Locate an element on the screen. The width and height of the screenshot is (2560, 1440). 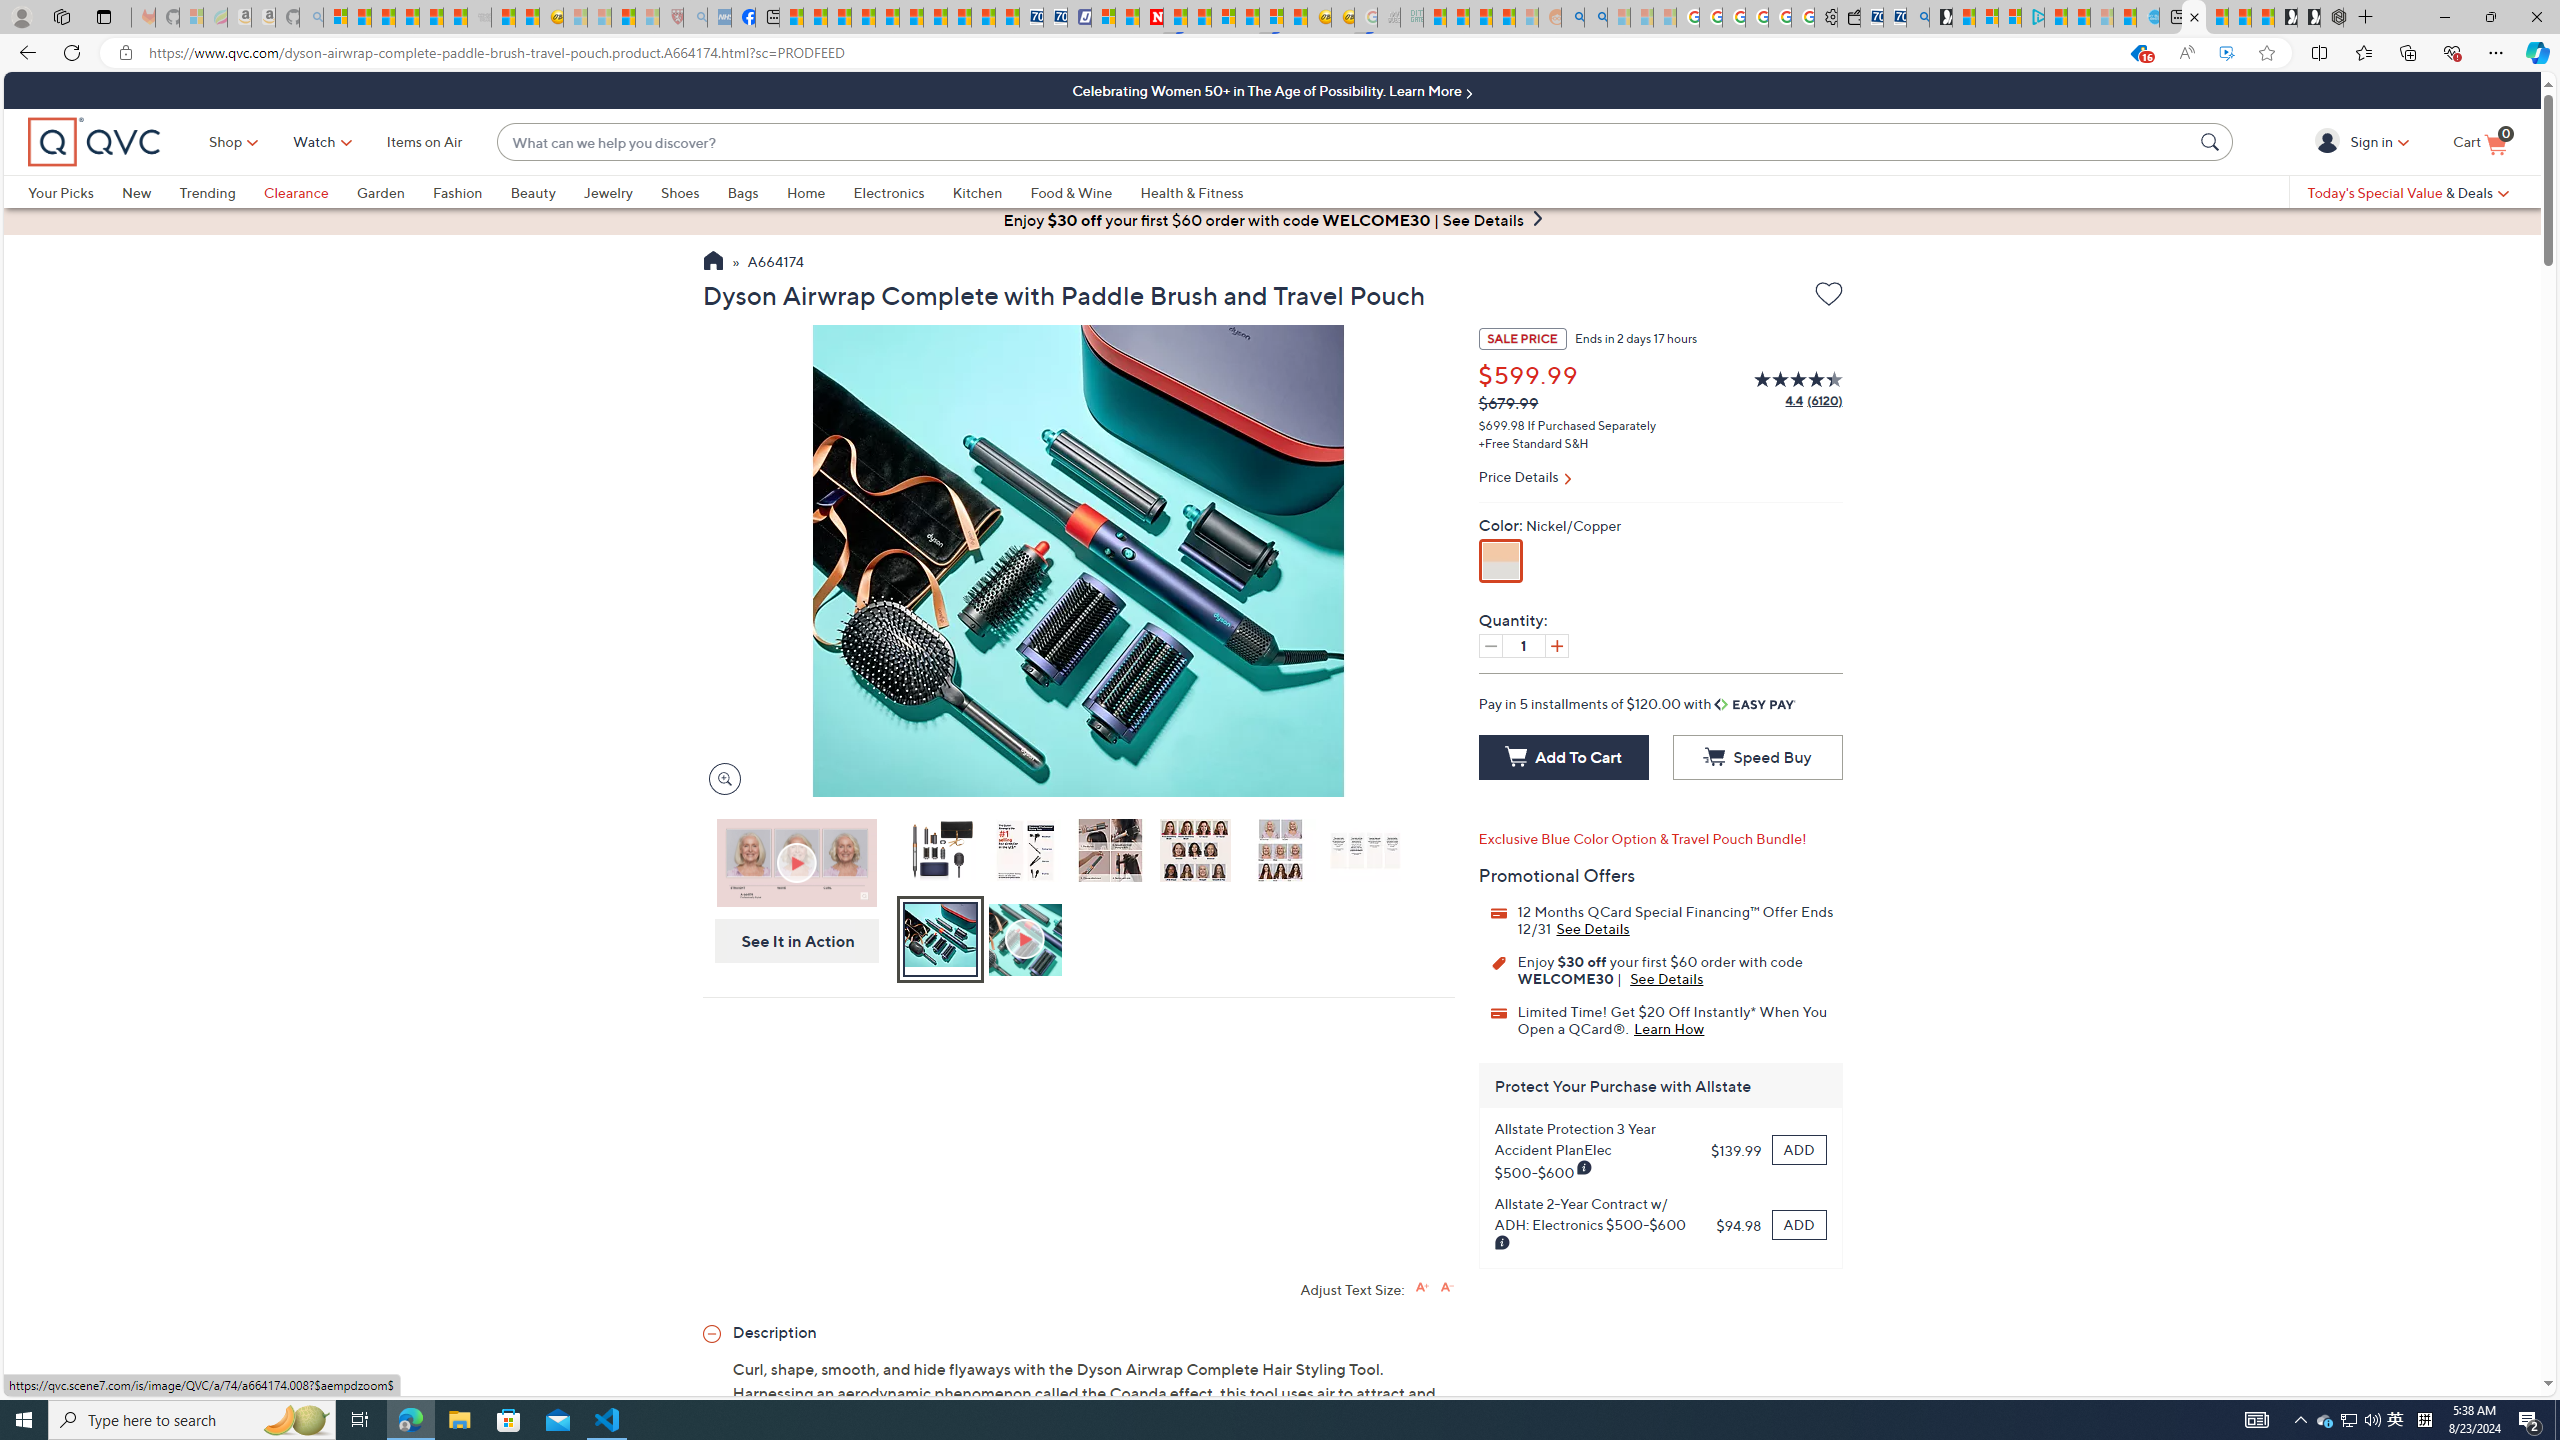
'Garden' is located at coordinates (394, 191).